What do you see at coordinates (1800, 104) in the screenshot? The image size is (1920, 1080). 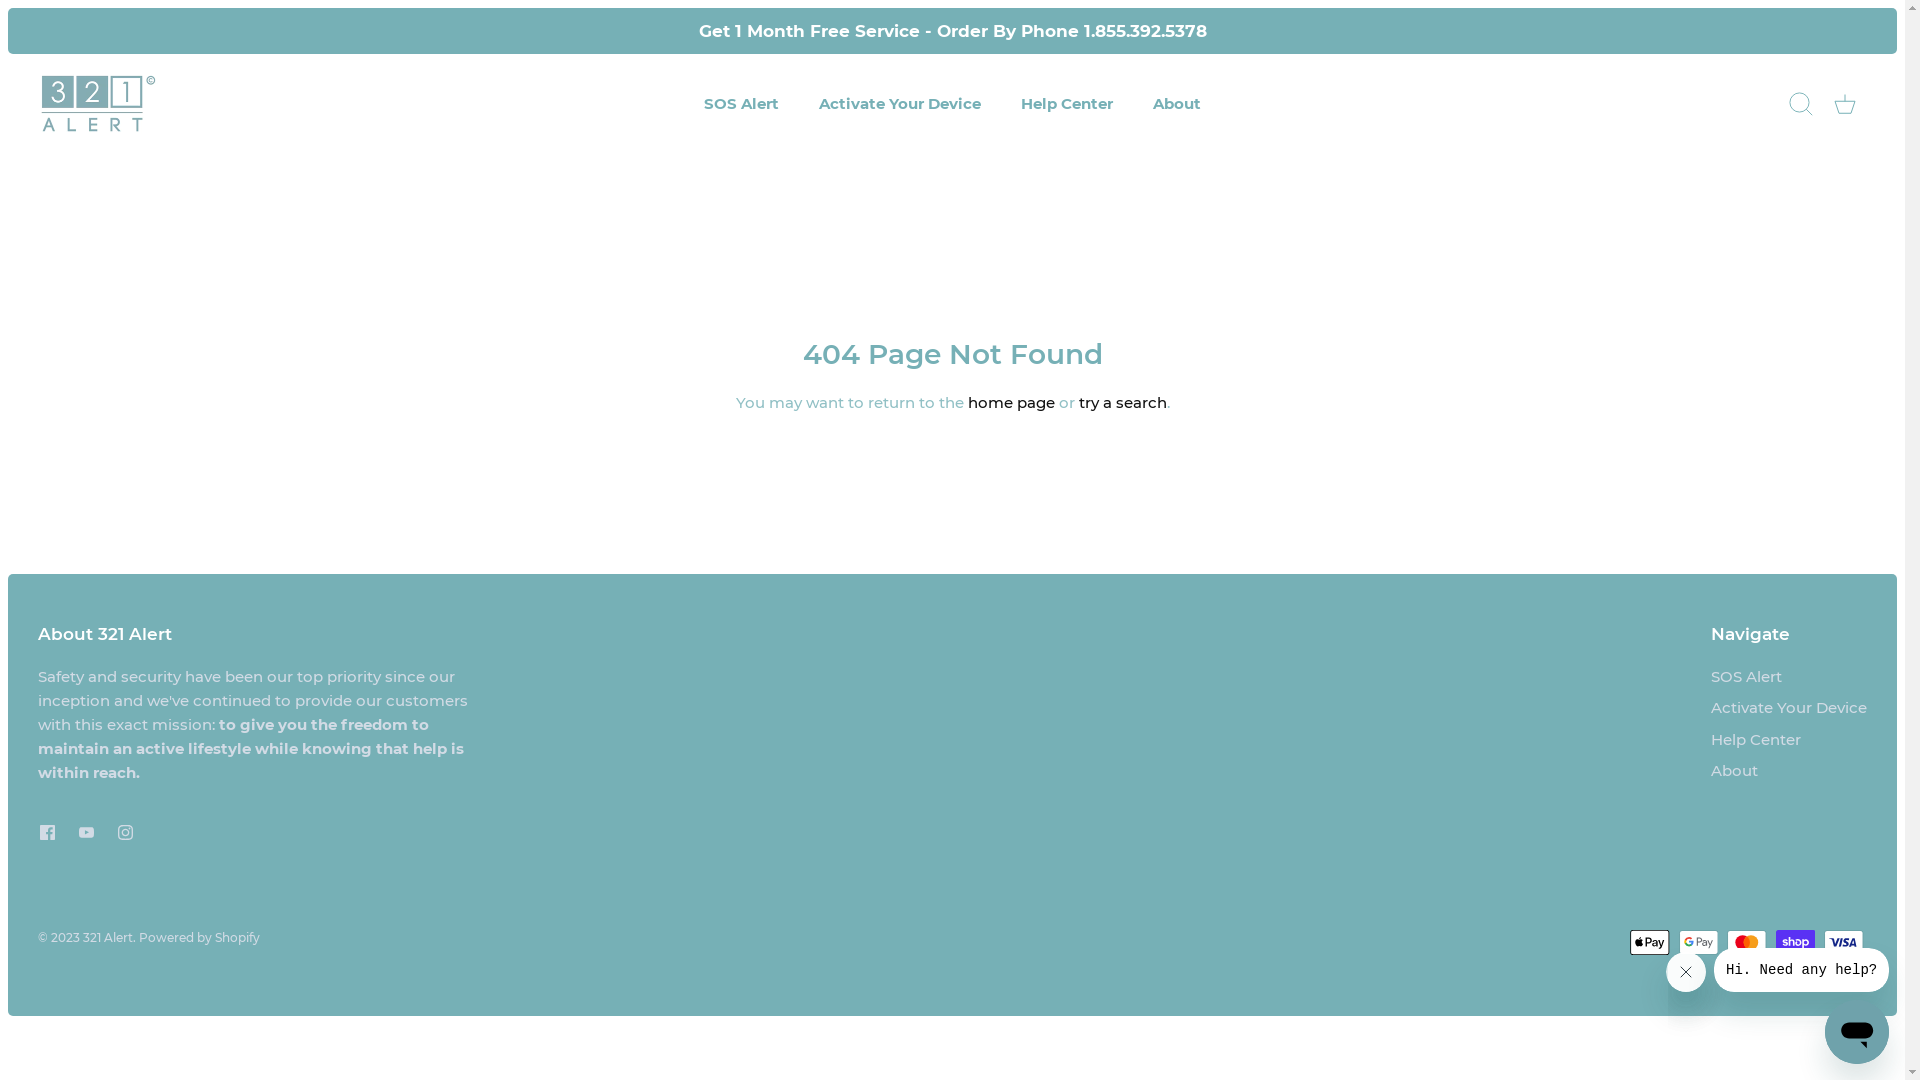 I see `'Search'` at bounding box center [1800, 104].